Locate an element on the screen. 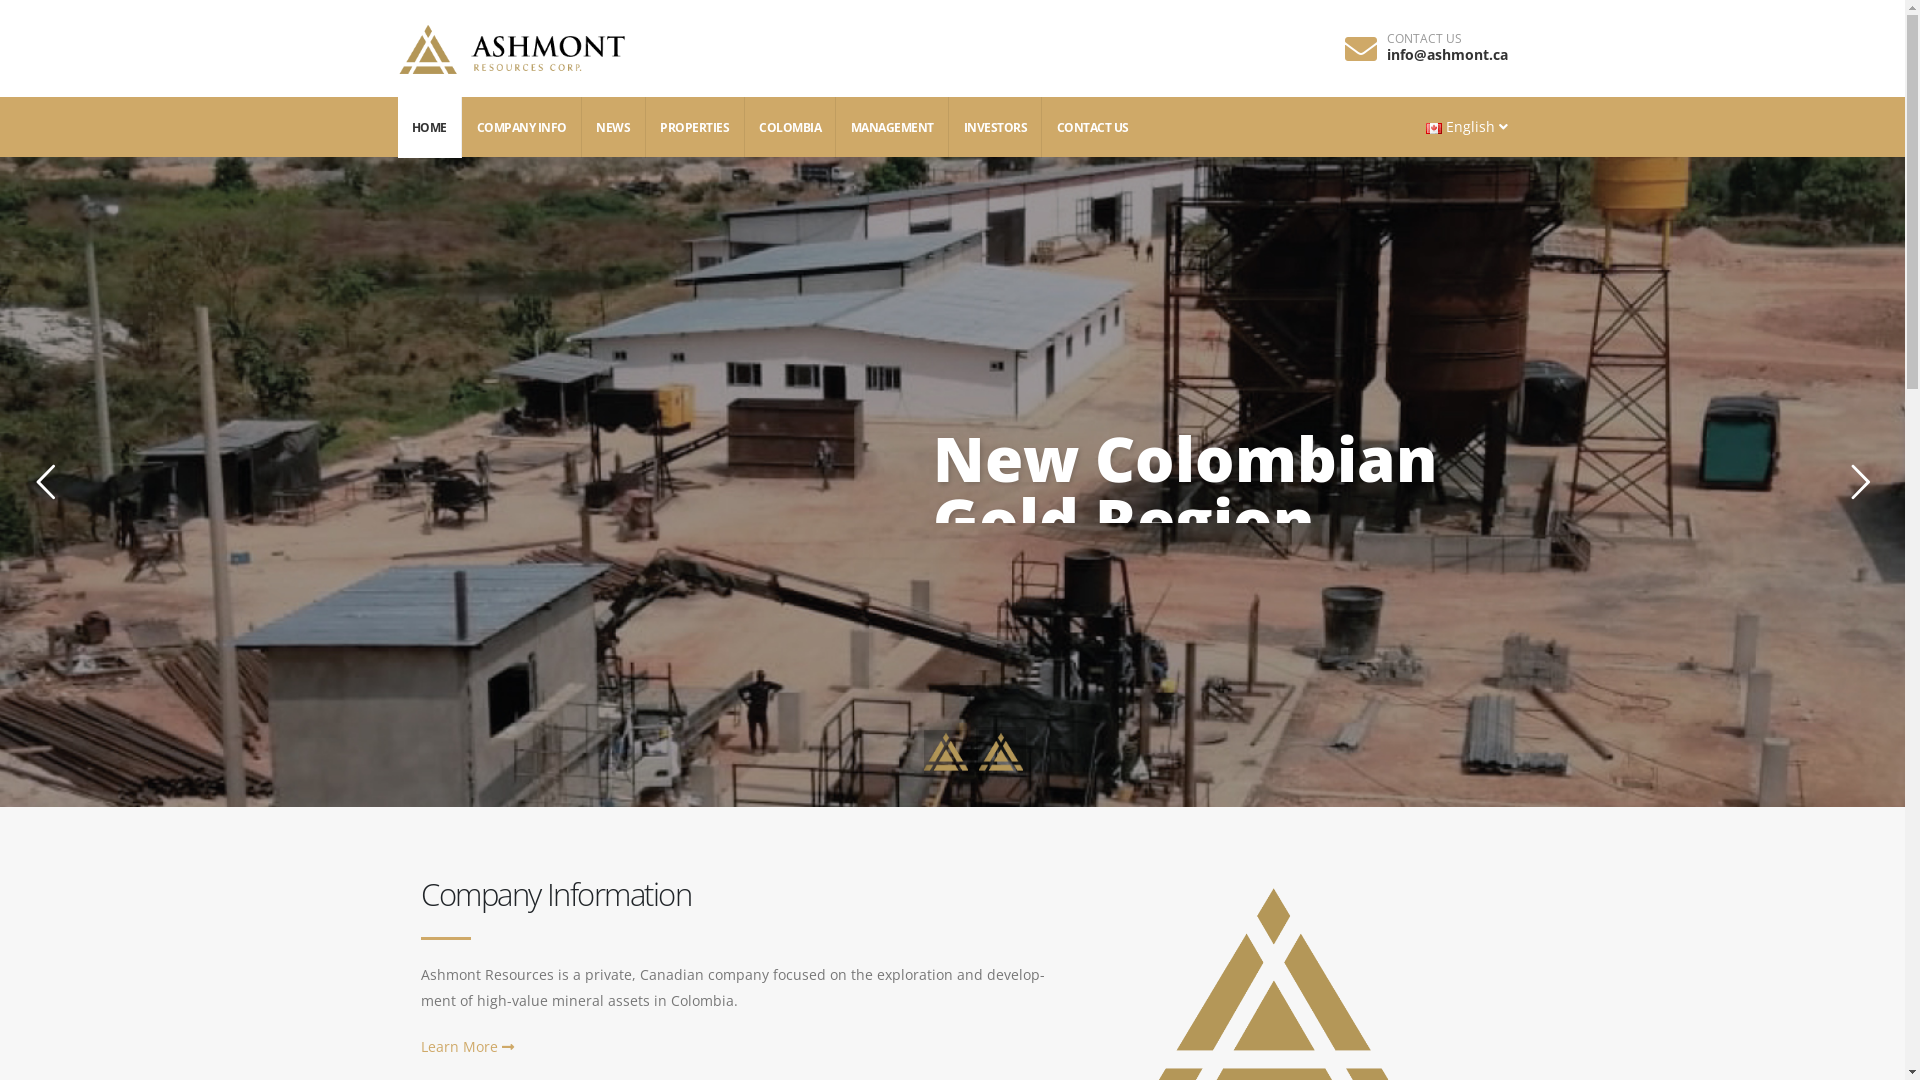 The height and width of the screenshot is (1080, 1920). 'CONTACT US' is located at coordinates (1091, 127).